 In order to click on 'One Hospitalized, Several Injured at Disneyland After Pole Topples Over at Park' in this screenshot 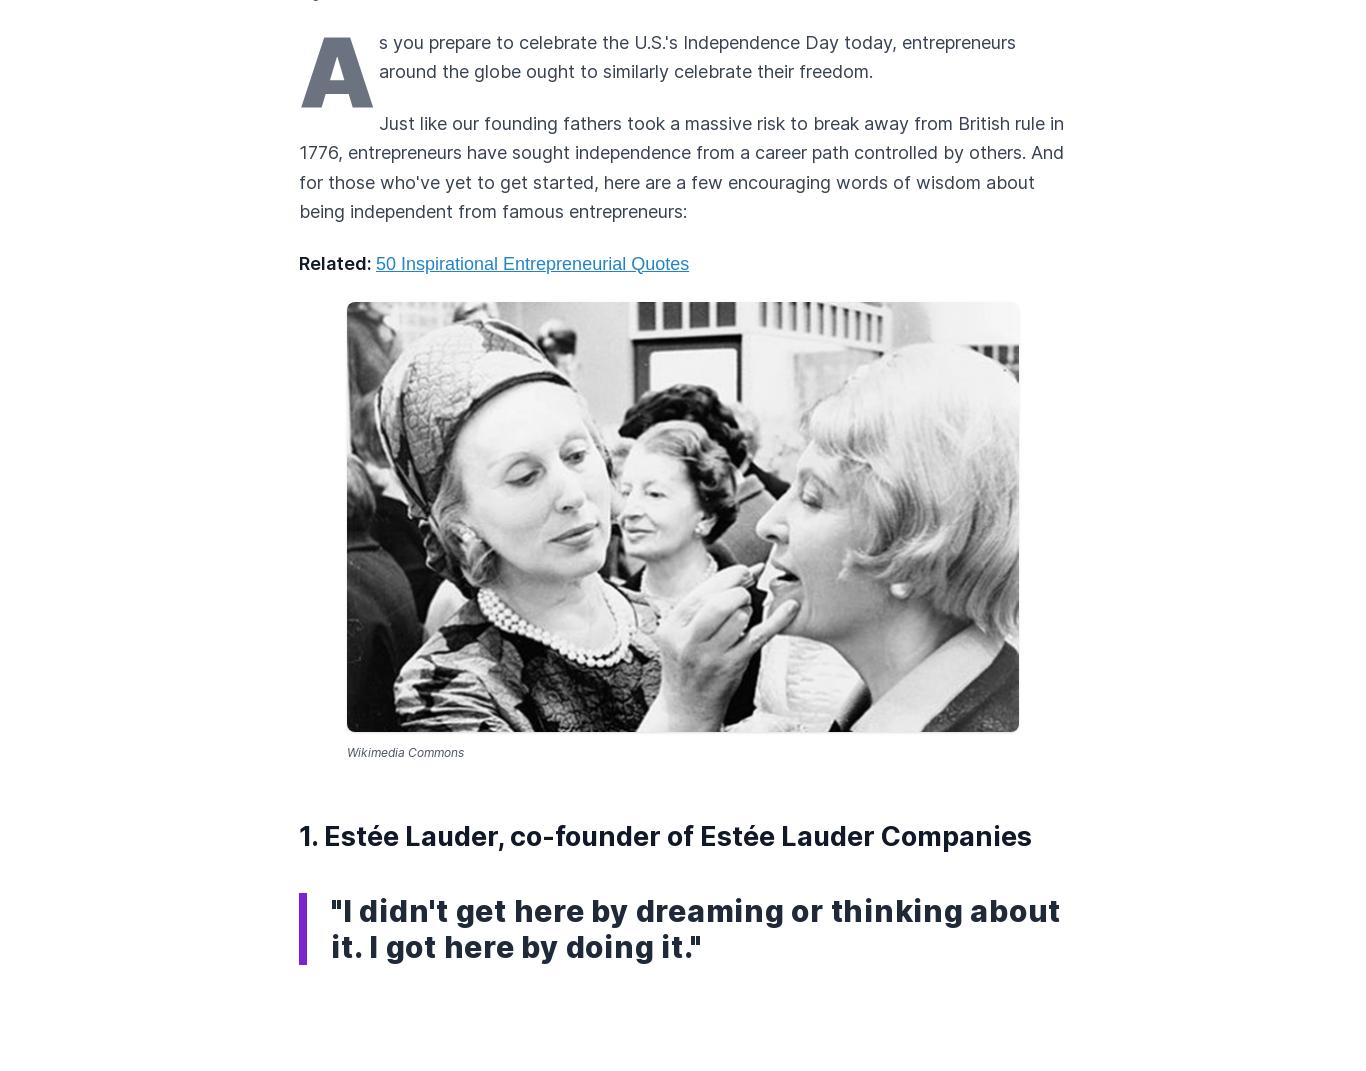, I will do `click(660, 621)`.